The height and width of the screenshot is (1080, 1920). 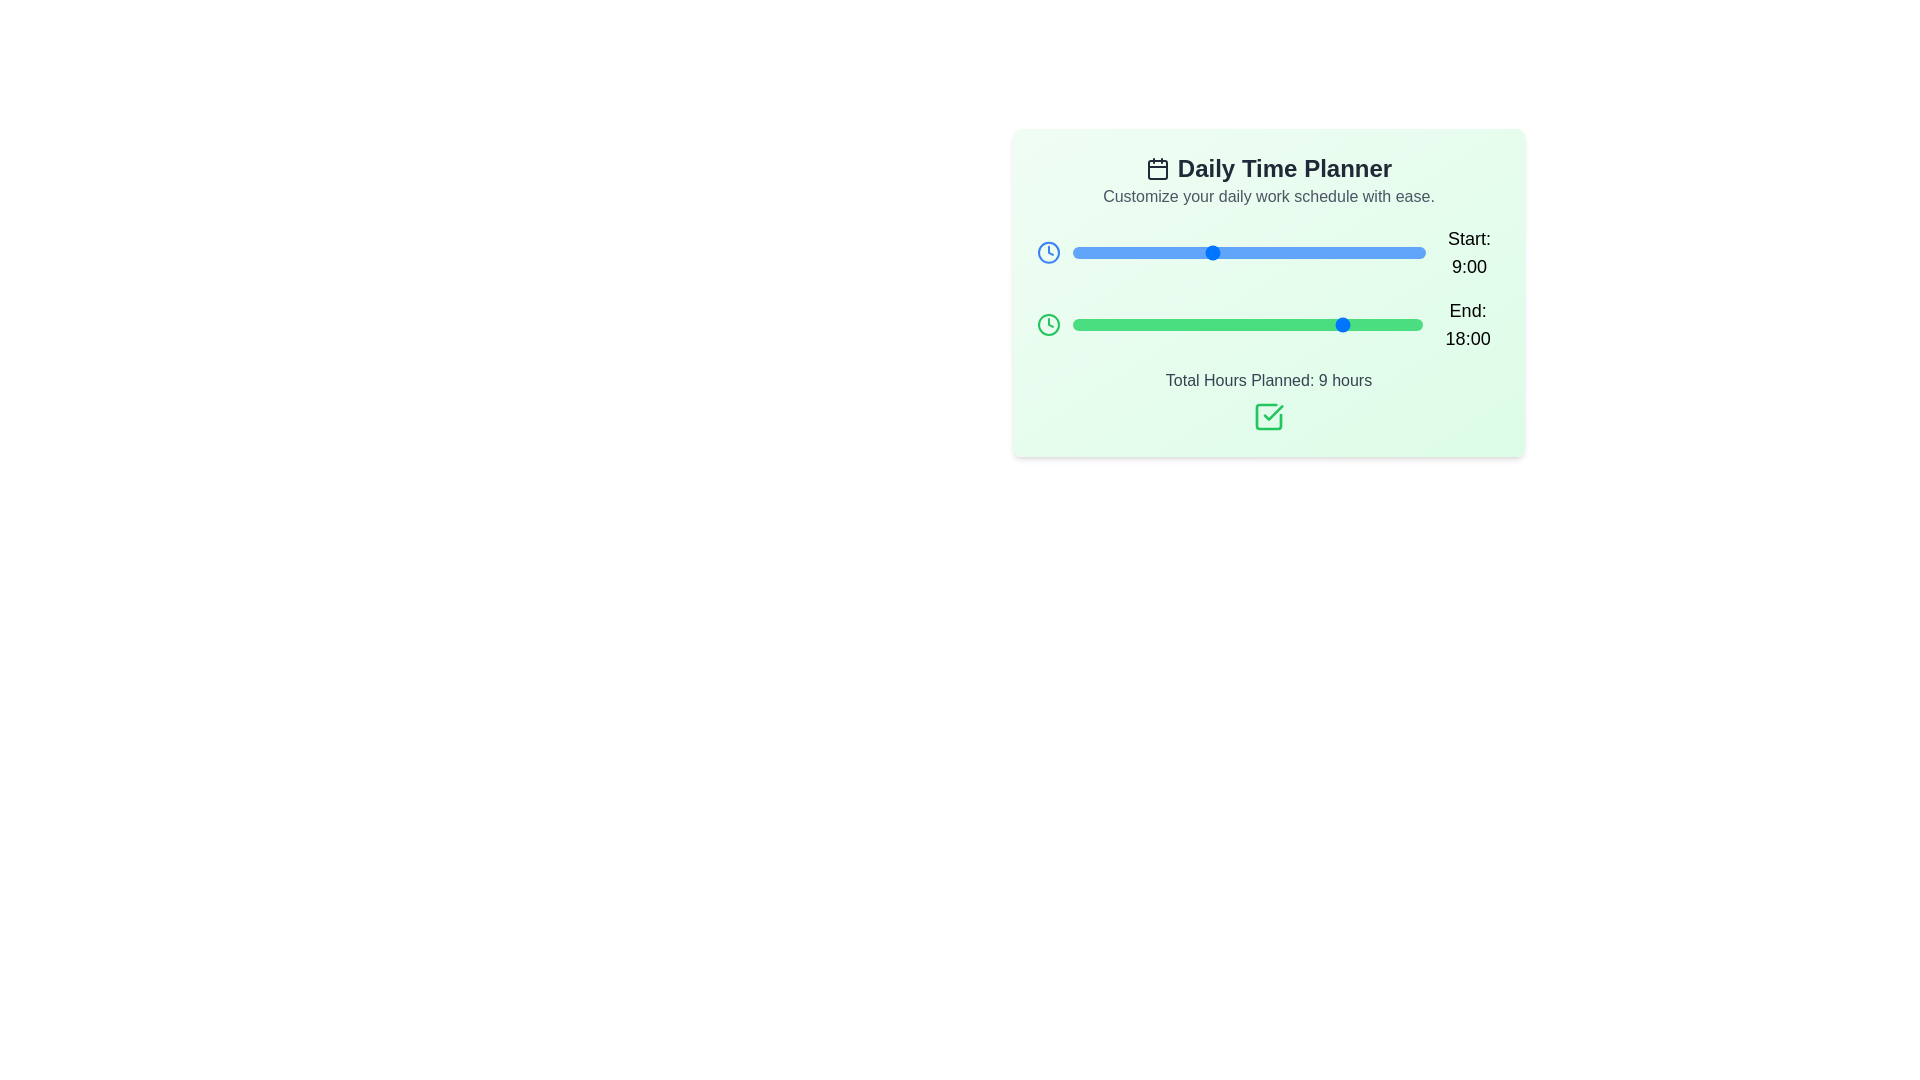 I want to click on the 'End' slider to set the end time to 21:00, so click(x=1391, y=323).